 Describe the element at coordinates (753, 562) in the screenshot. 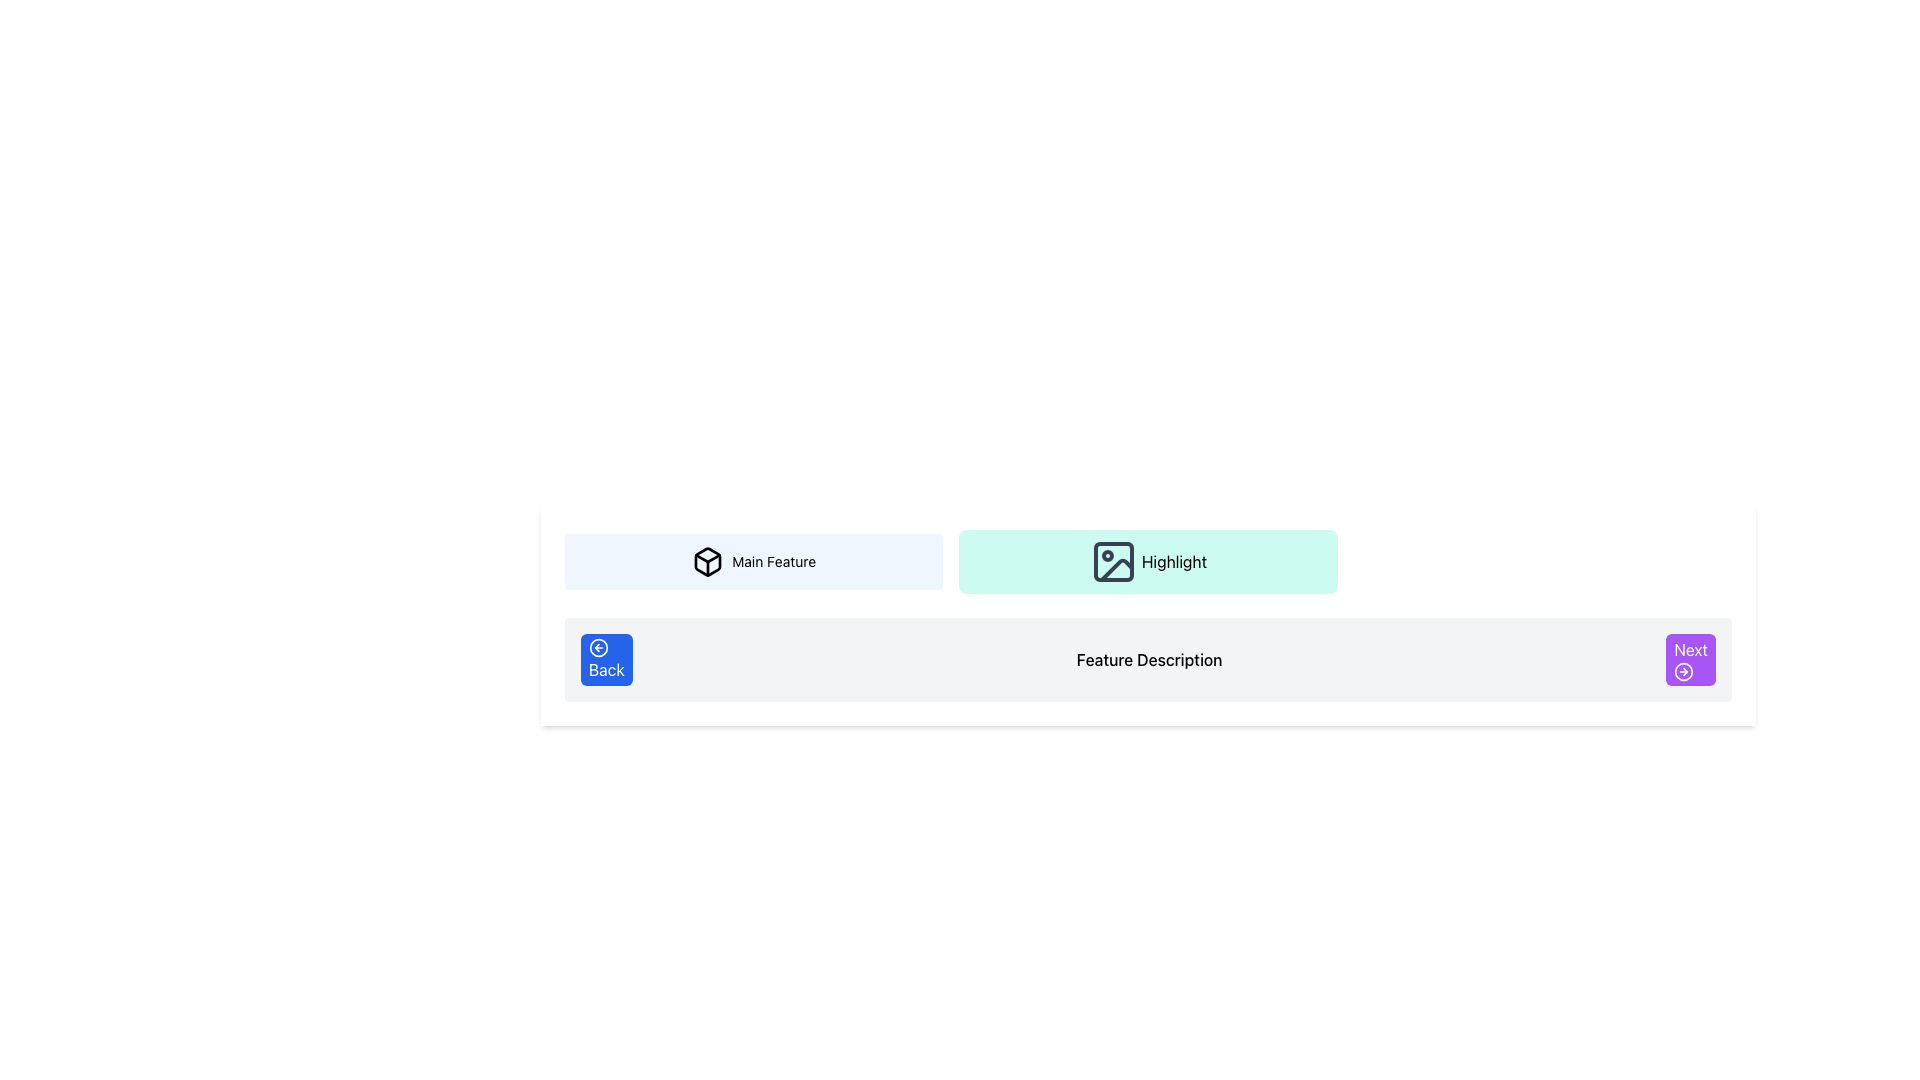

I see `the 'Main Feature' button located in the first position of a three-column grid, adjacent to the 'Highlight' button and above the 'Back' button` at that location.